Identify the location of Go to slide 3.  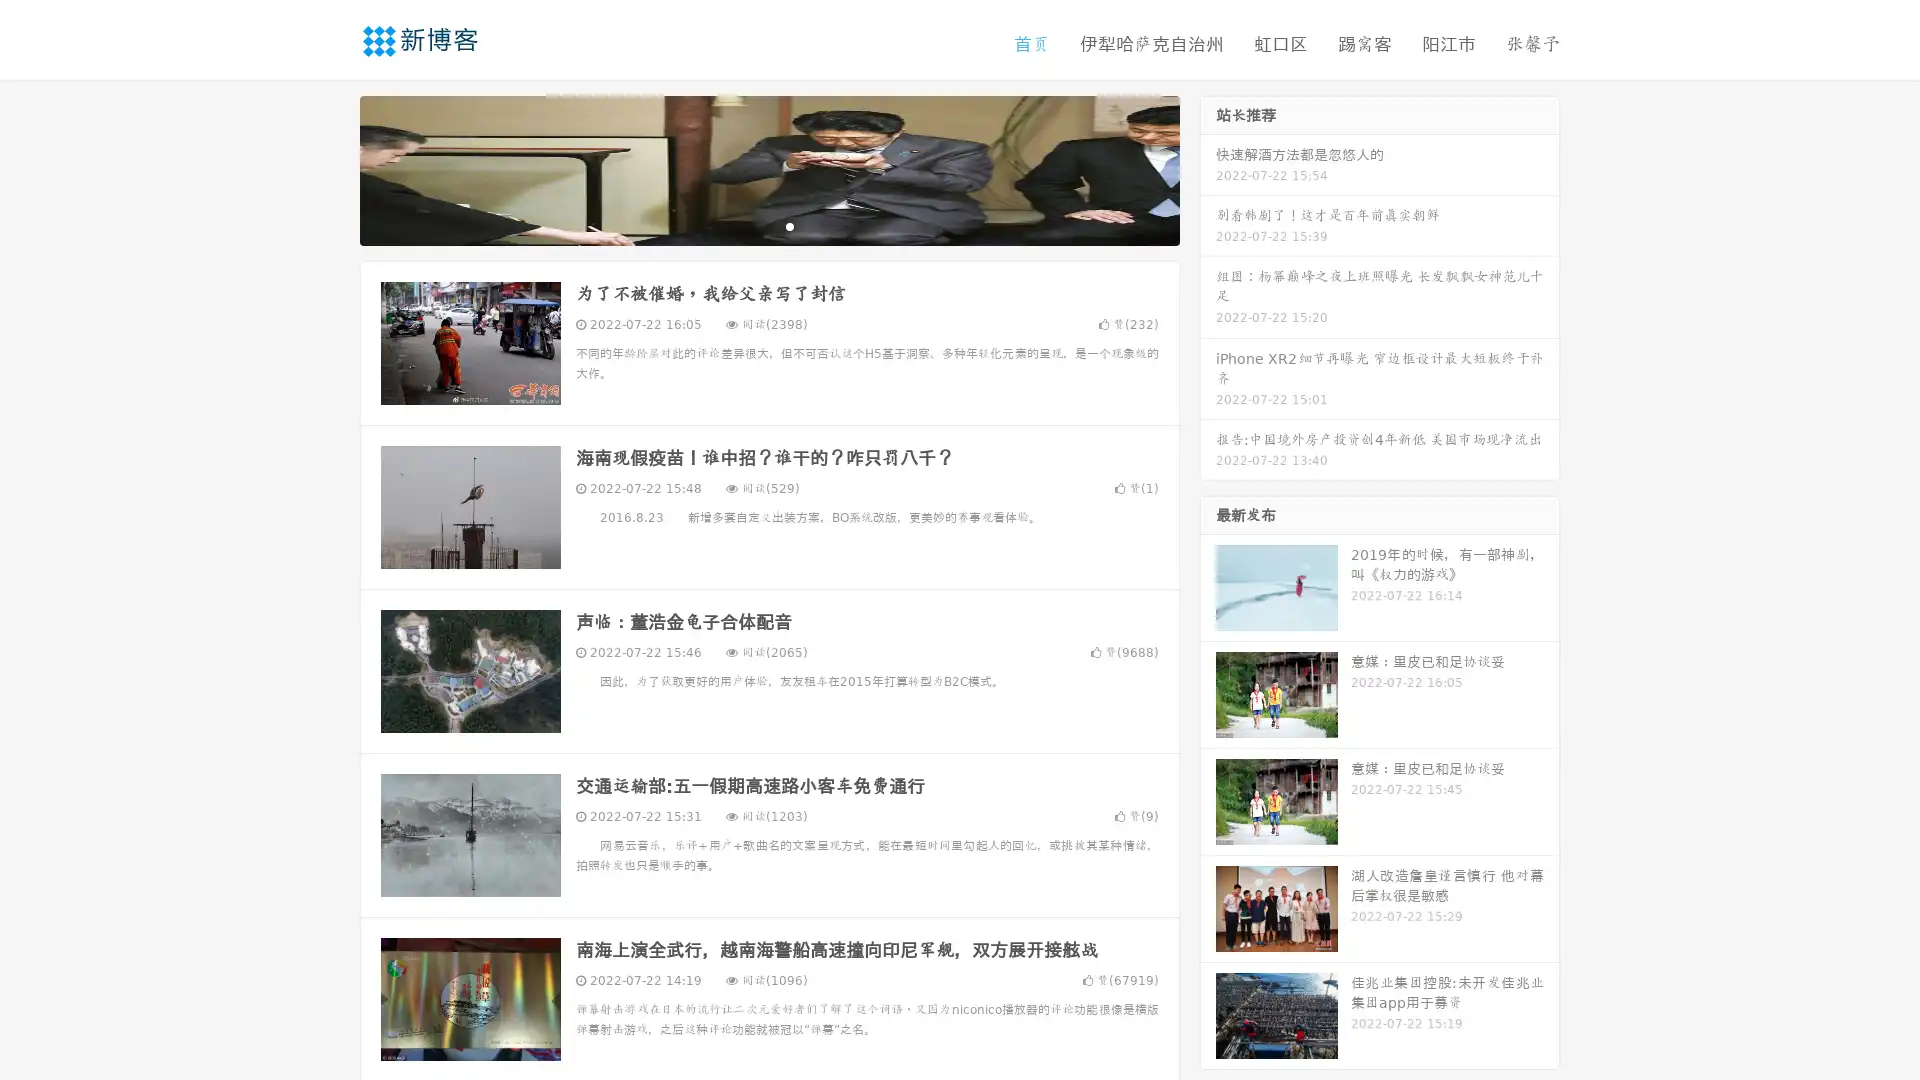
(789, 225).